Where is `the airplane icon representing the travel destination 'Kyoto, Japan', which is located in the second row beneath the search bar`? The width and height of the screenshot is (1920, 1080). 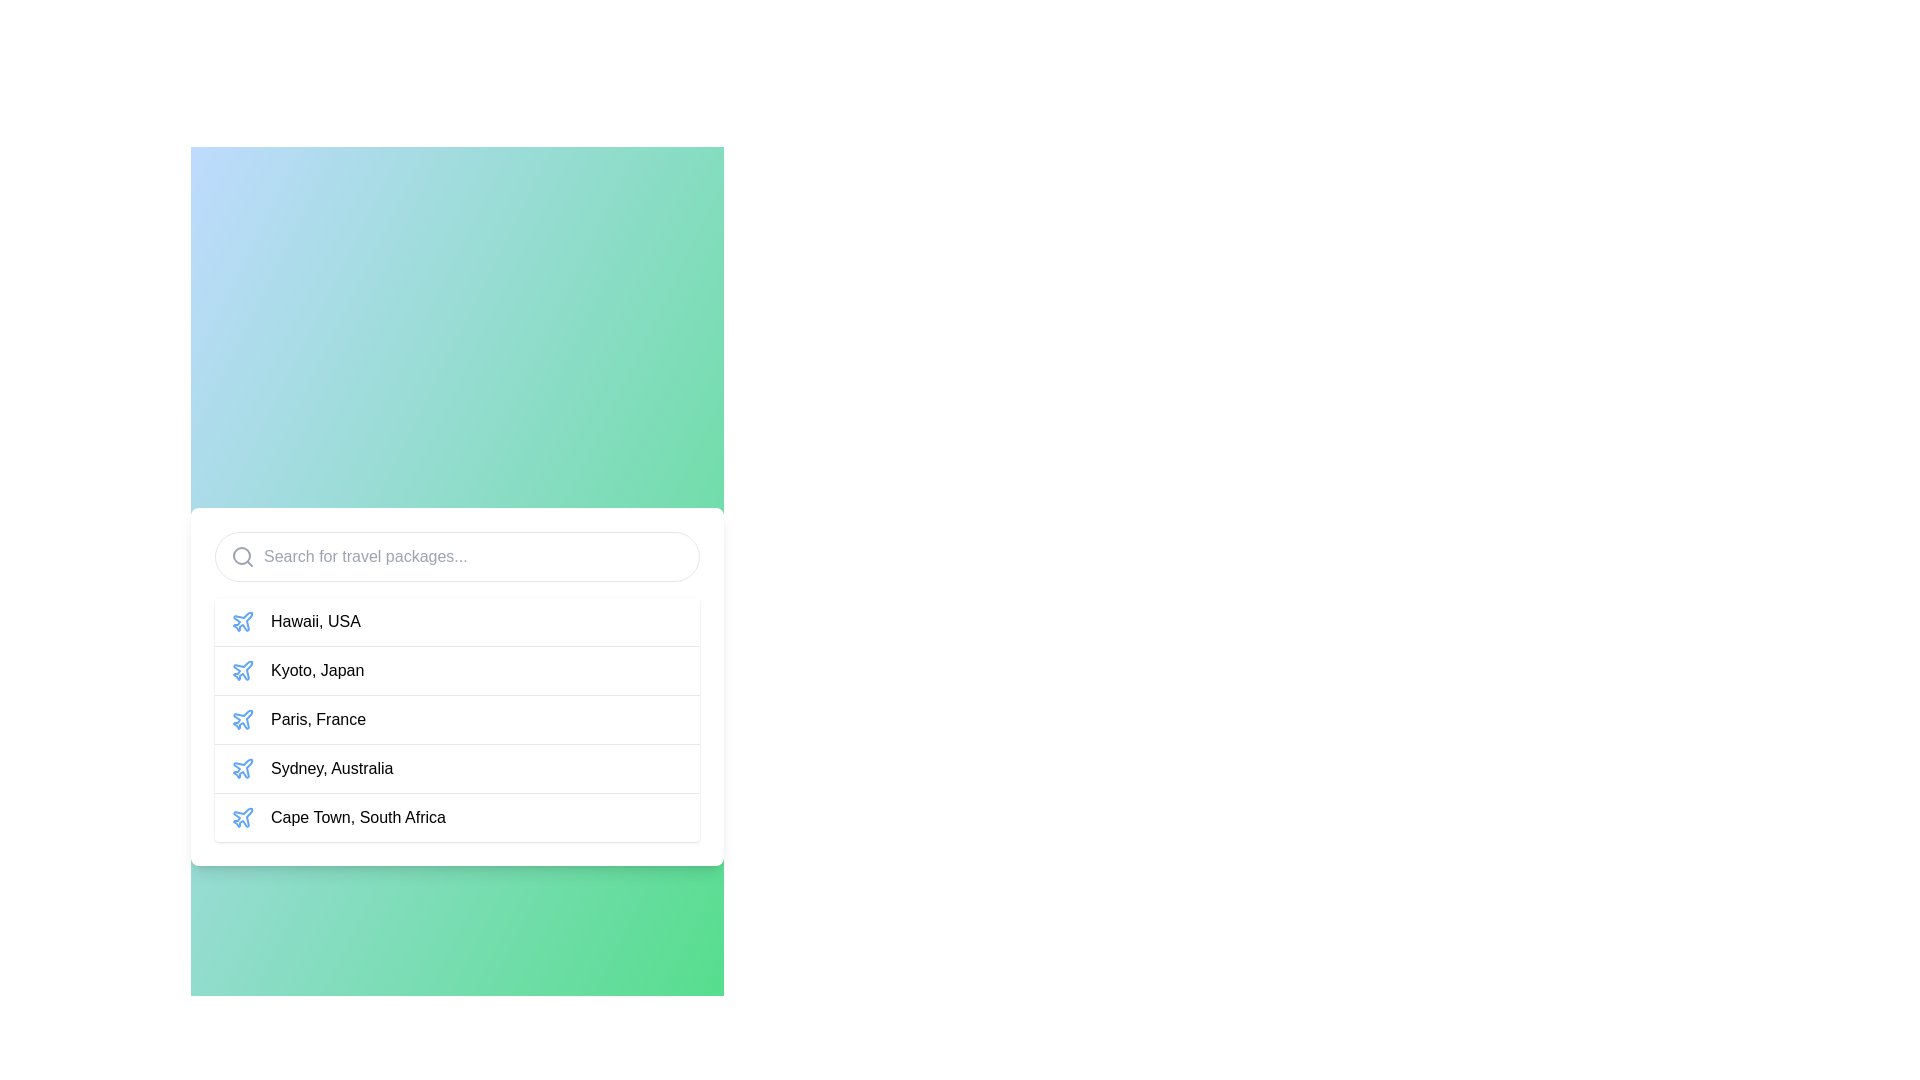 the airplane icon representing the travel destination 'Kyoto, Japan', which is located in the second row beneath the search bar is located at coordinates (242, 620).